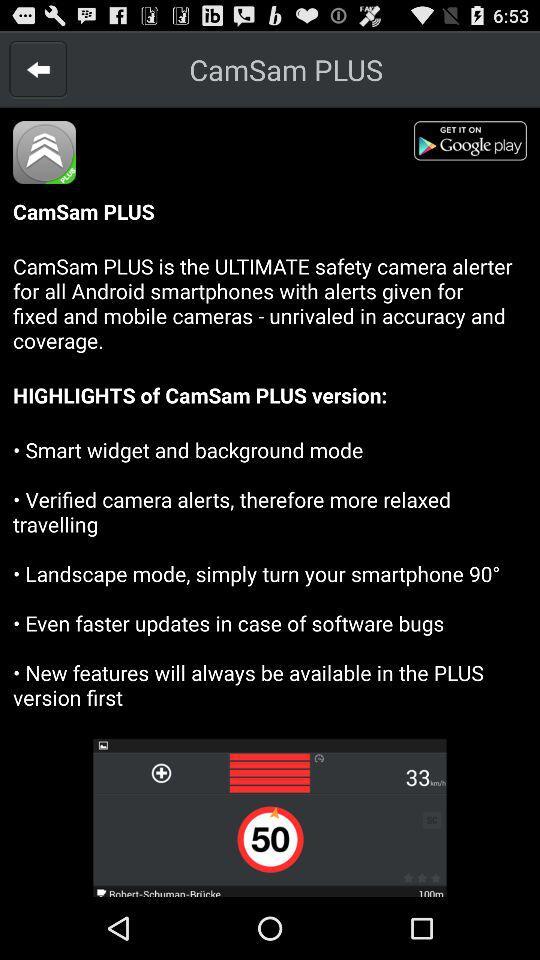 The height and width of the screenshot is (960, 540). I want to click on the icon next to camsam plus, so click(38, 69).